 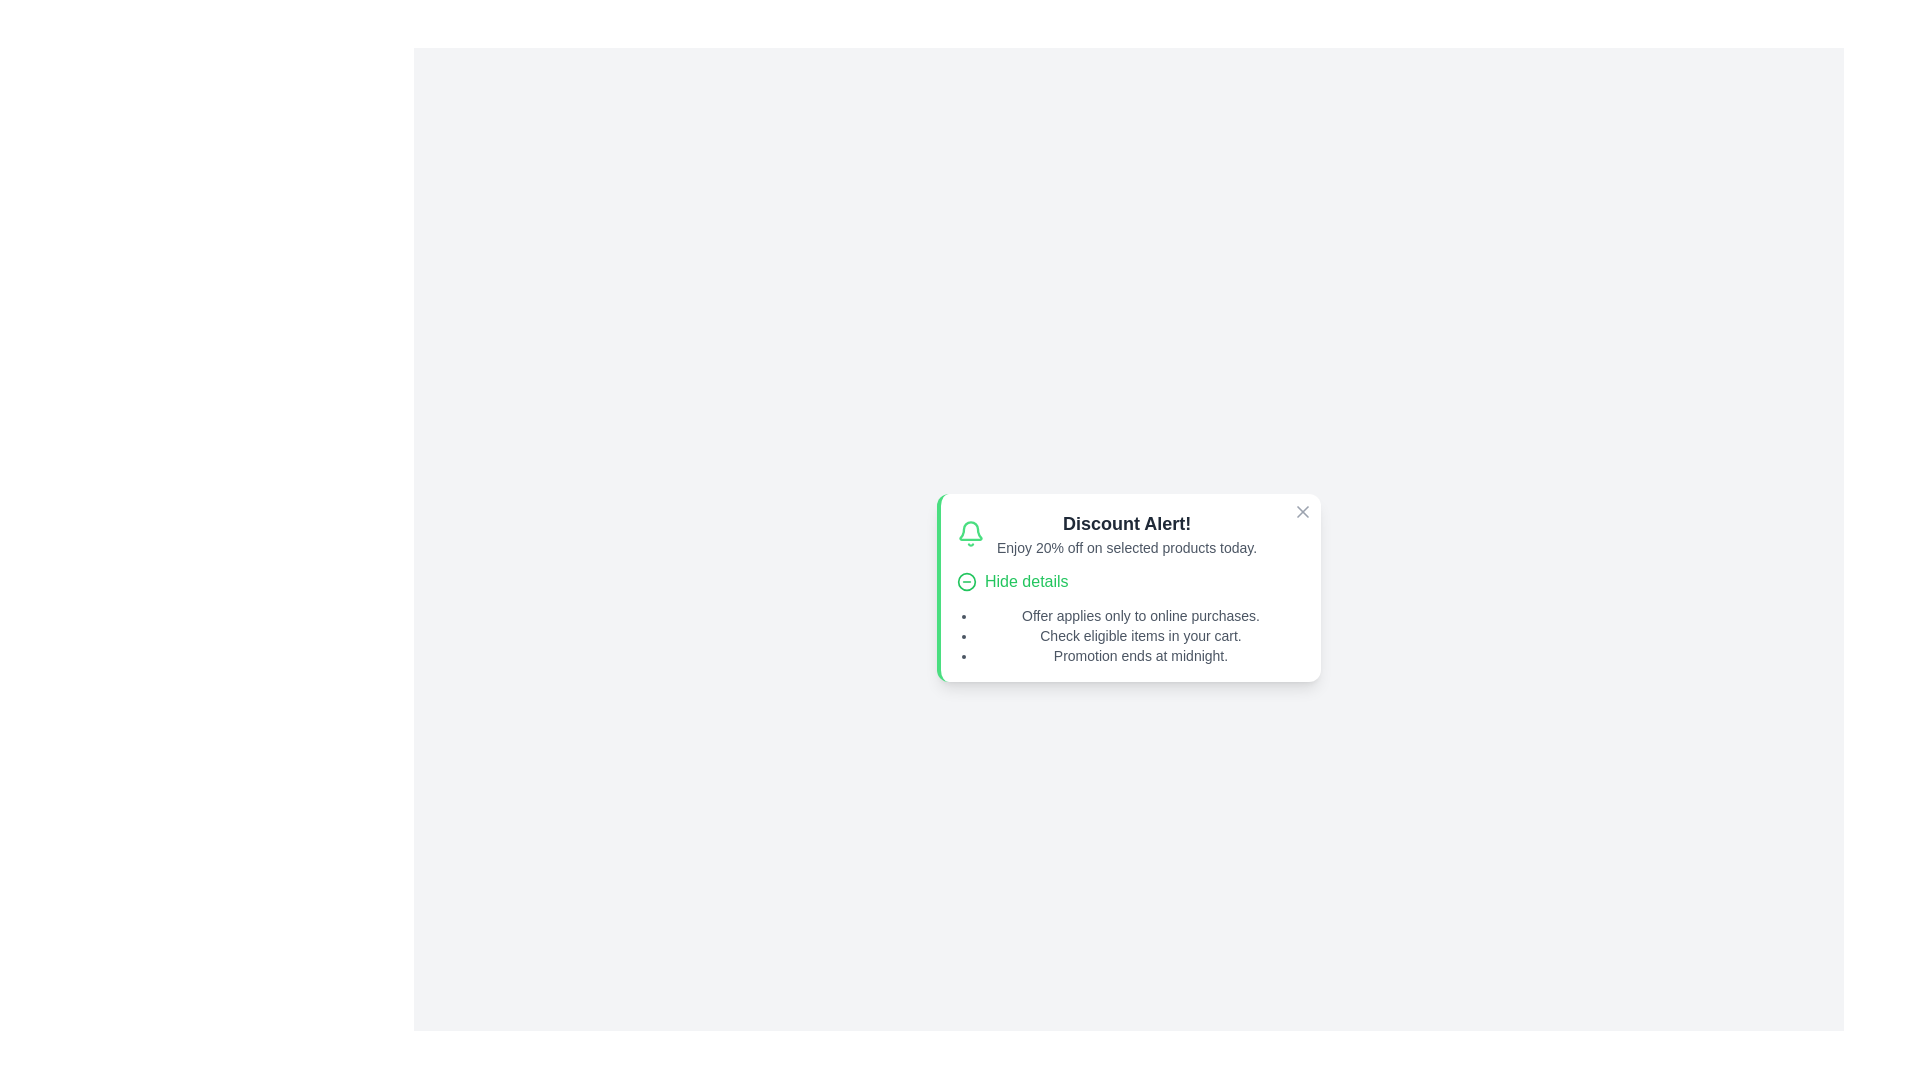 What do you see at coordinates (1302, 511) in the screenshot?
I see `the close button to dismiss the notification` at bounding box center [1302, 511].